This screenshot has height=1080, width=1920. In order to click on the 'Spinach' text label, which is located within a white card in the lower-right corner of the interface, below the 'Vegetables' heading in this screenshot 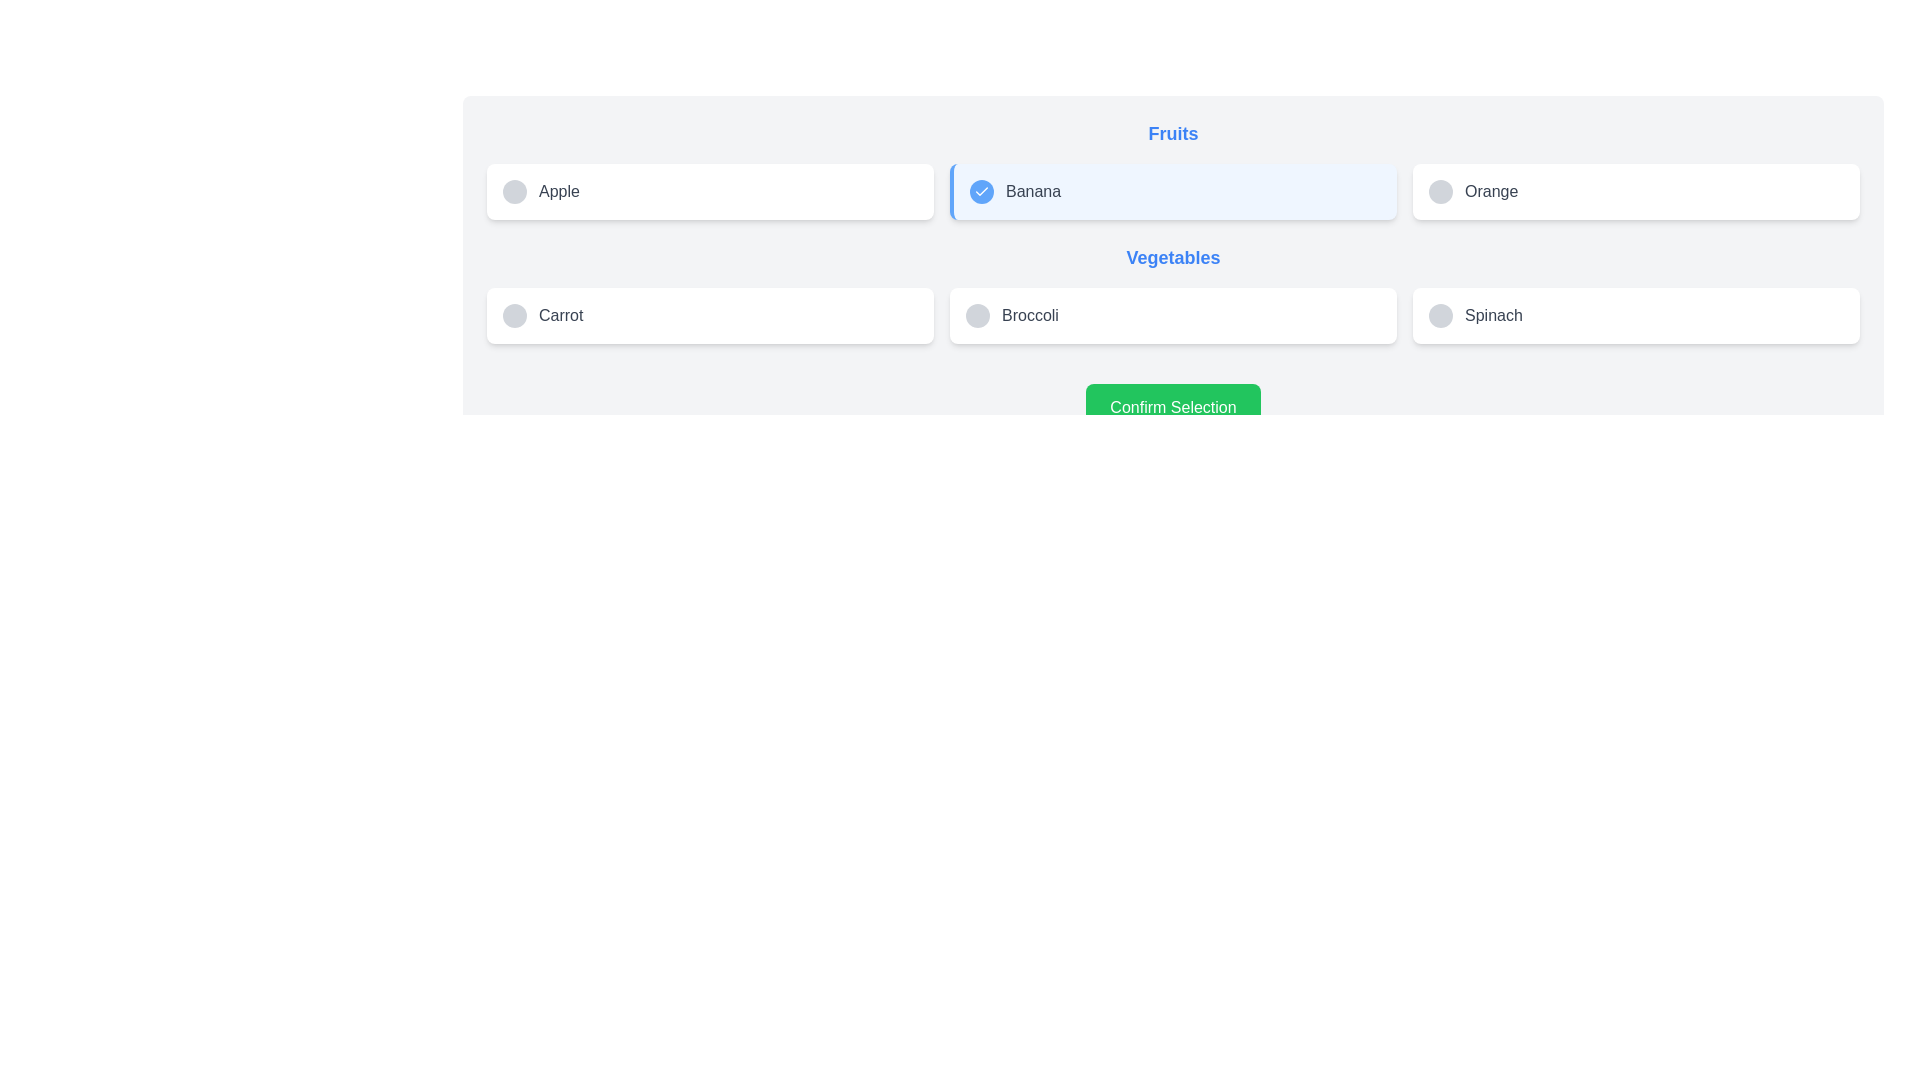, I will do `click(1493, 315)`.